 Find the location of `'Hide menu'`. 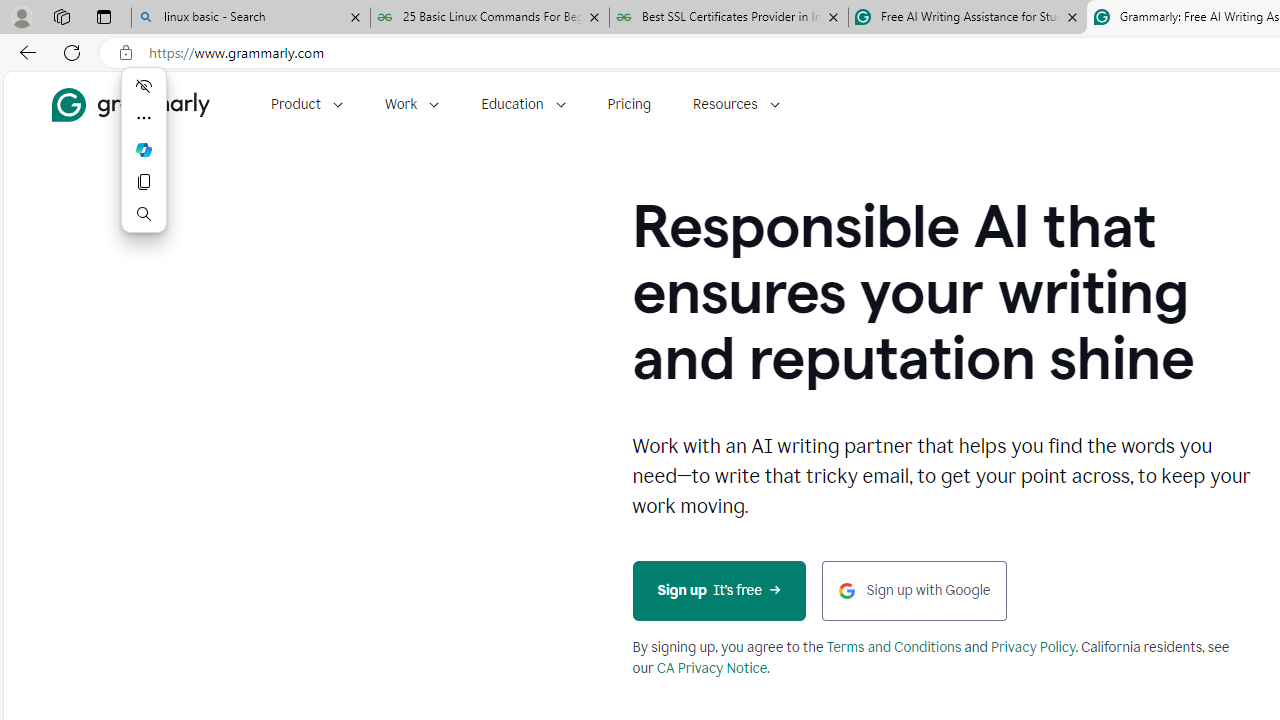

'Hide menu' is located at coordinates (143, 85).